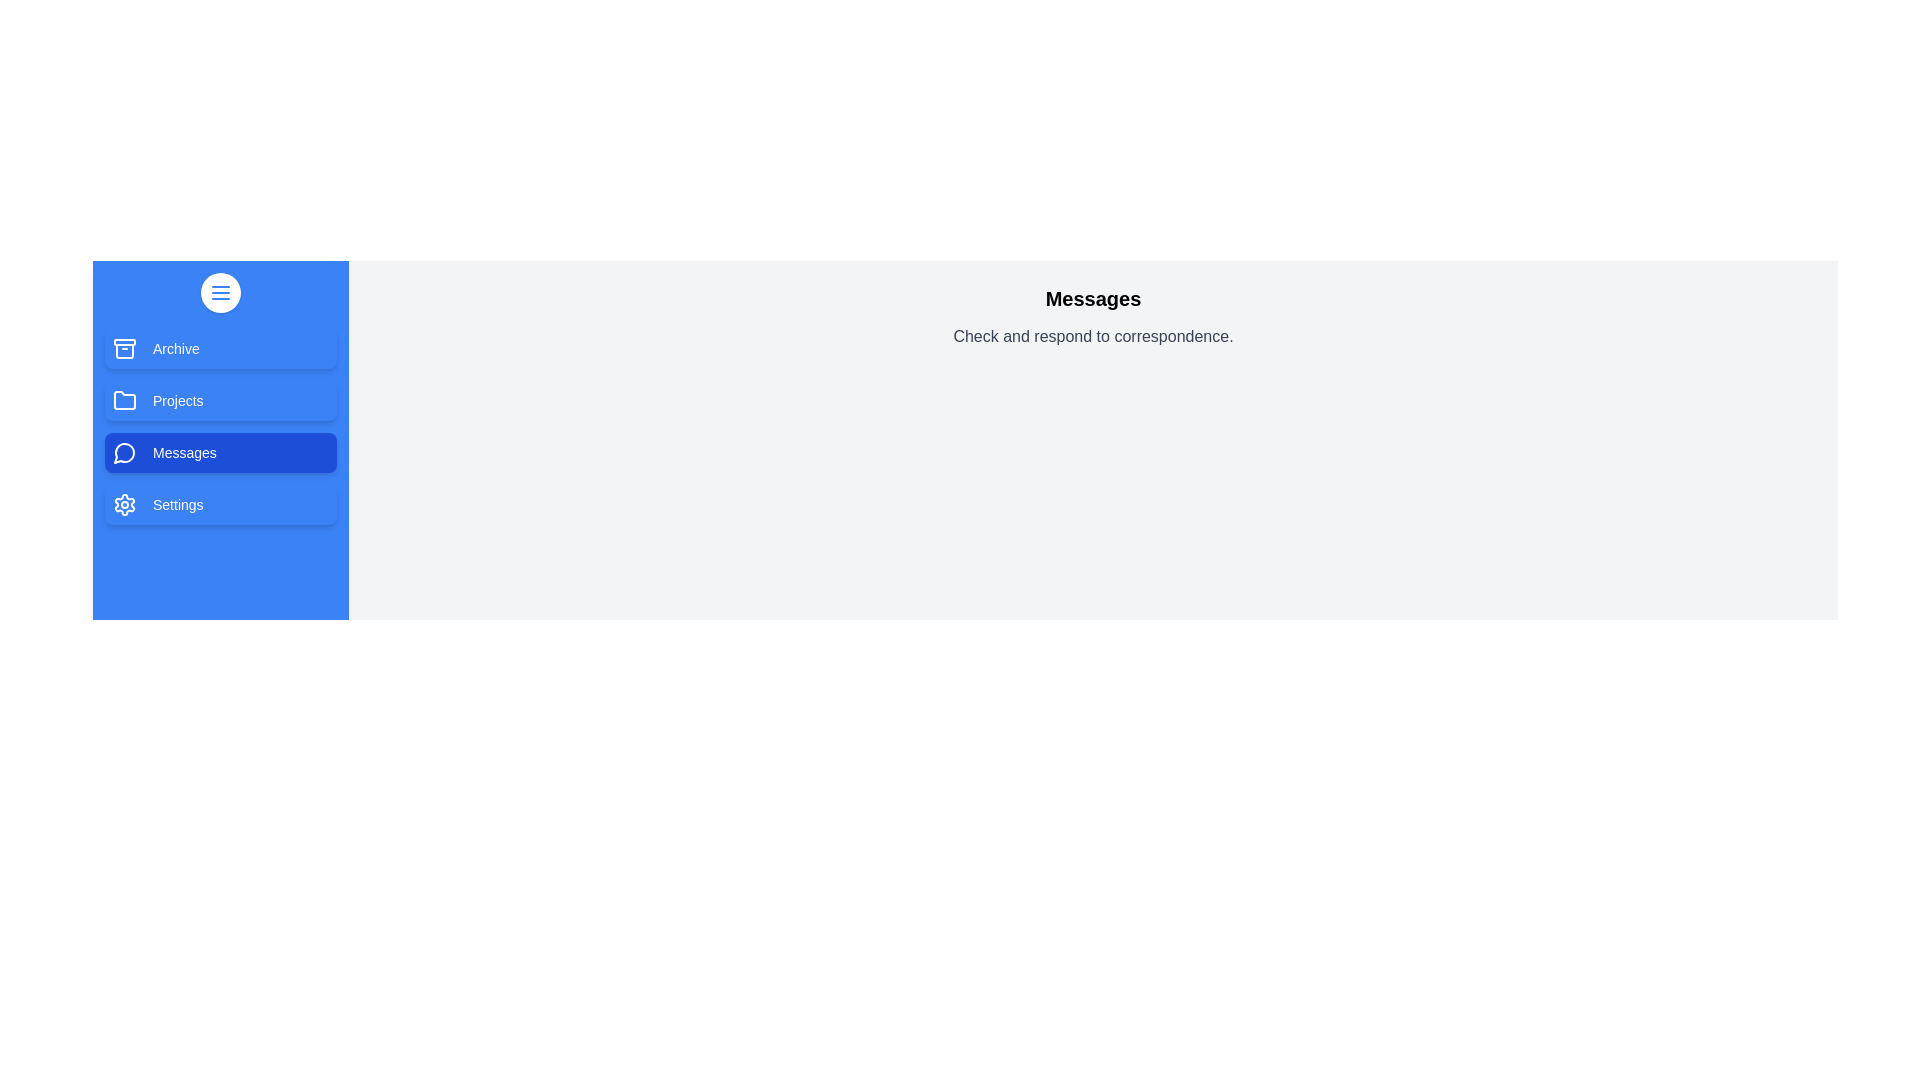  Describe the element at coordinates (220, 401) in the screenshot. I see `the tab Projects to view its content` at that location.